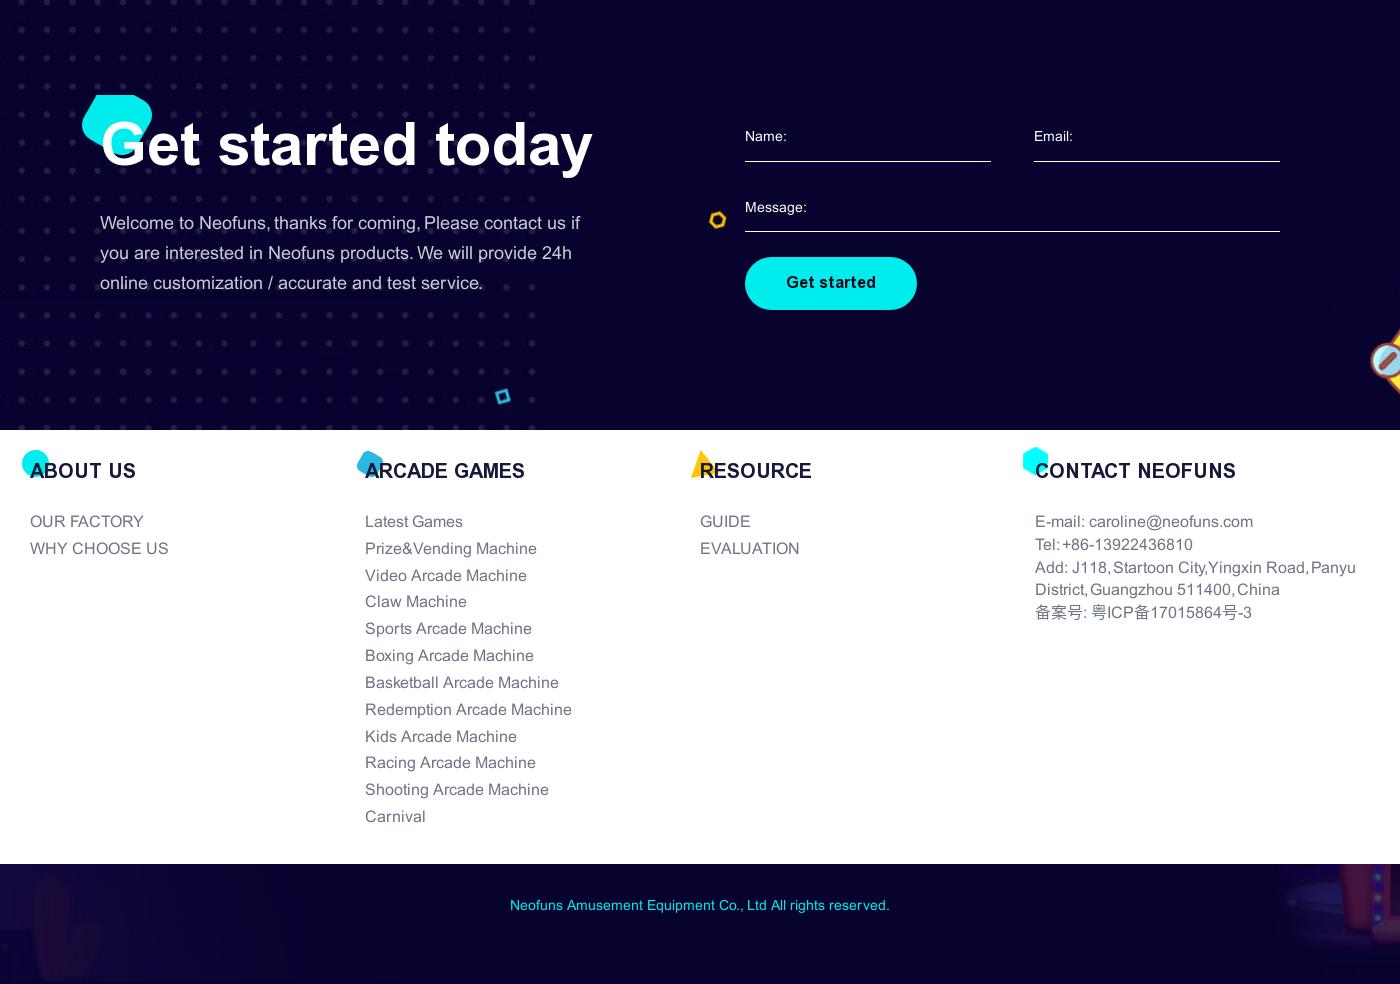  Describe the element at coordinates (449, 656) in the screenshot. I see `'Boxing Arcade Machine'` at that location.